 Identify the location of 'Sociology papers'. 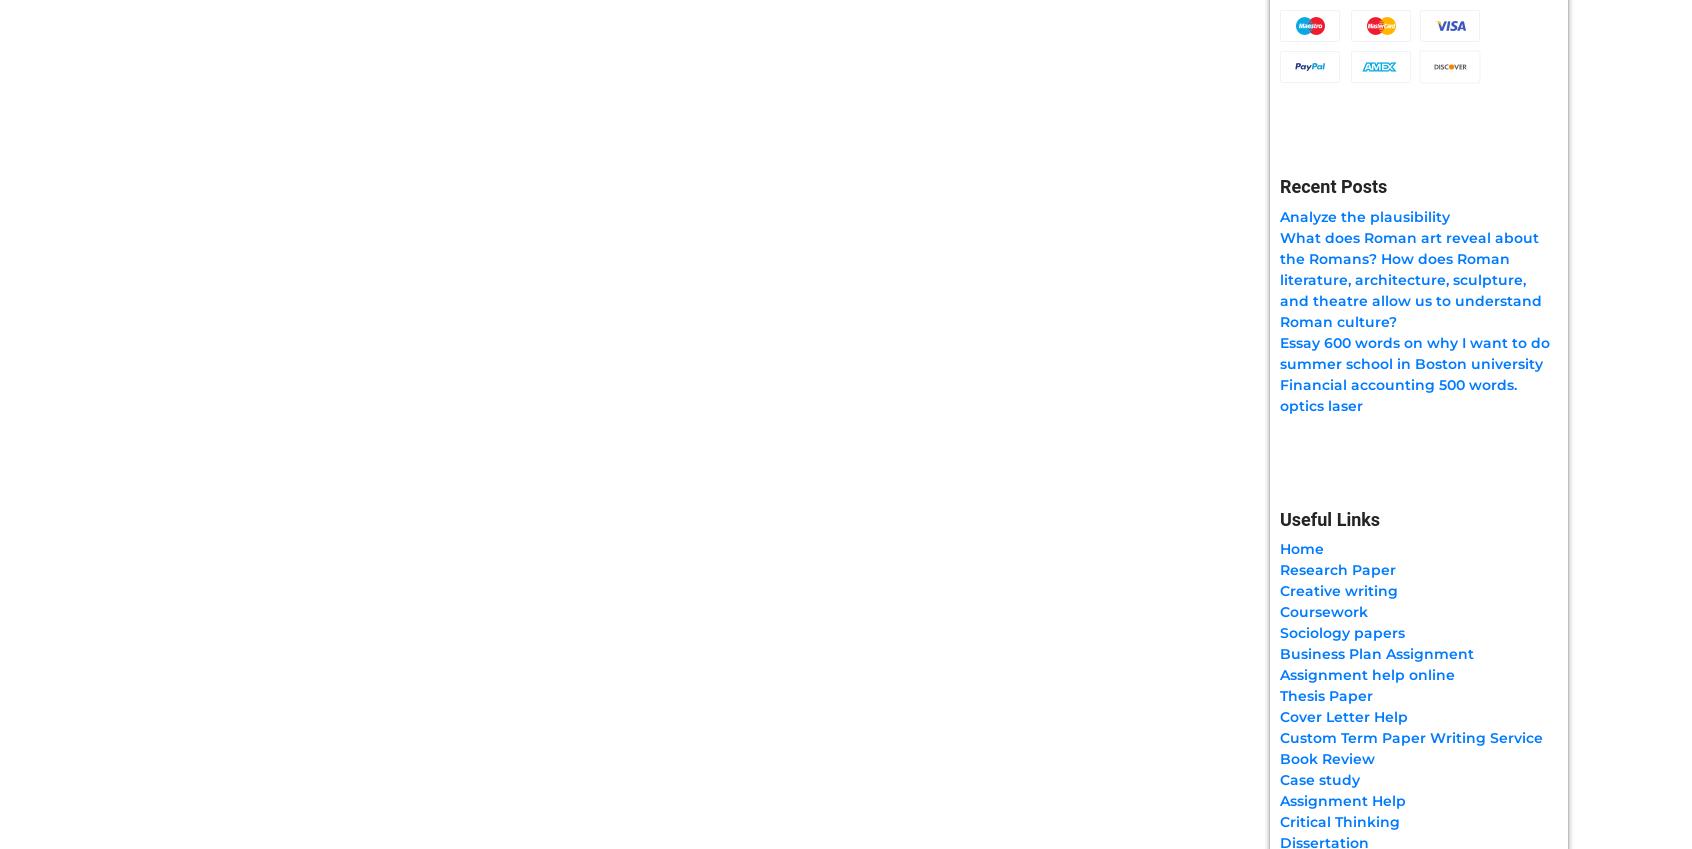
(1342, 631).